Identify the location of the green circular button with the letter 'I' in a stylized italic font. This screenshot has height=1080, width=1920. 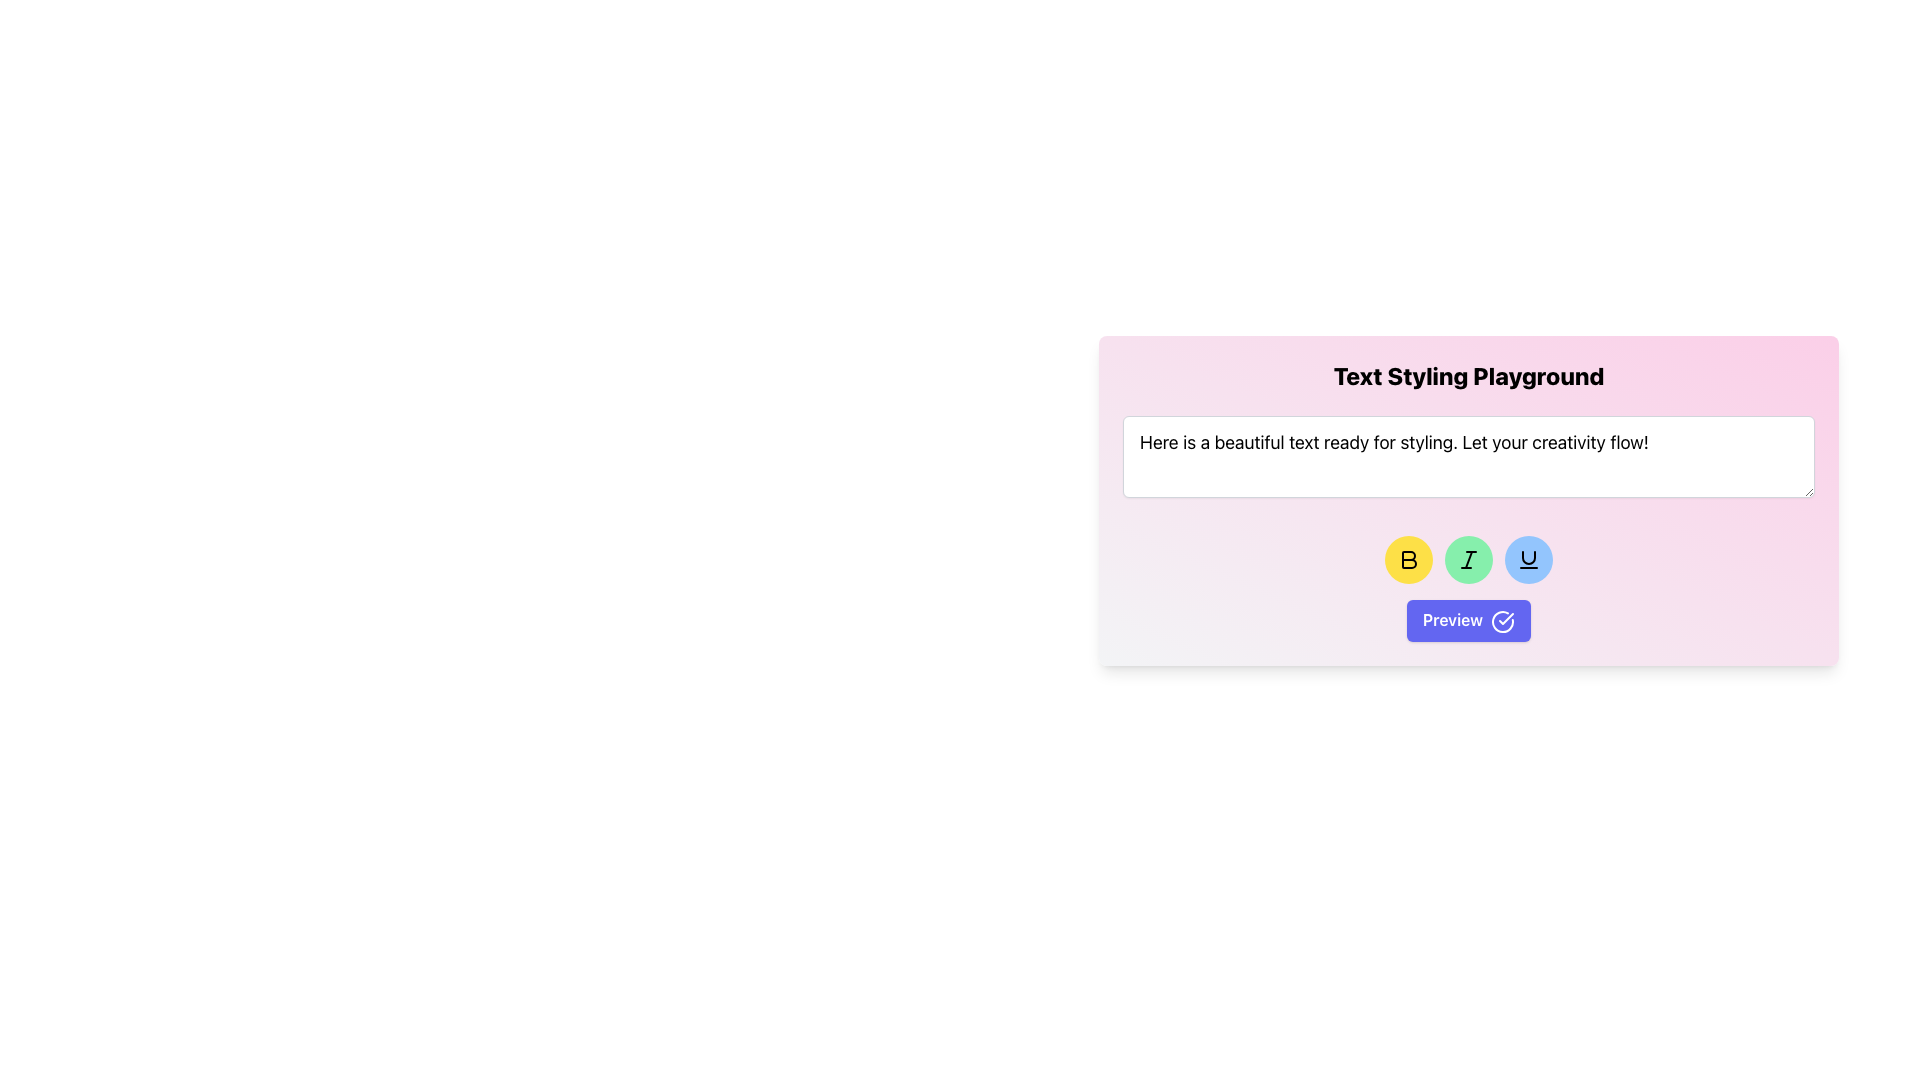
(1468, 559).